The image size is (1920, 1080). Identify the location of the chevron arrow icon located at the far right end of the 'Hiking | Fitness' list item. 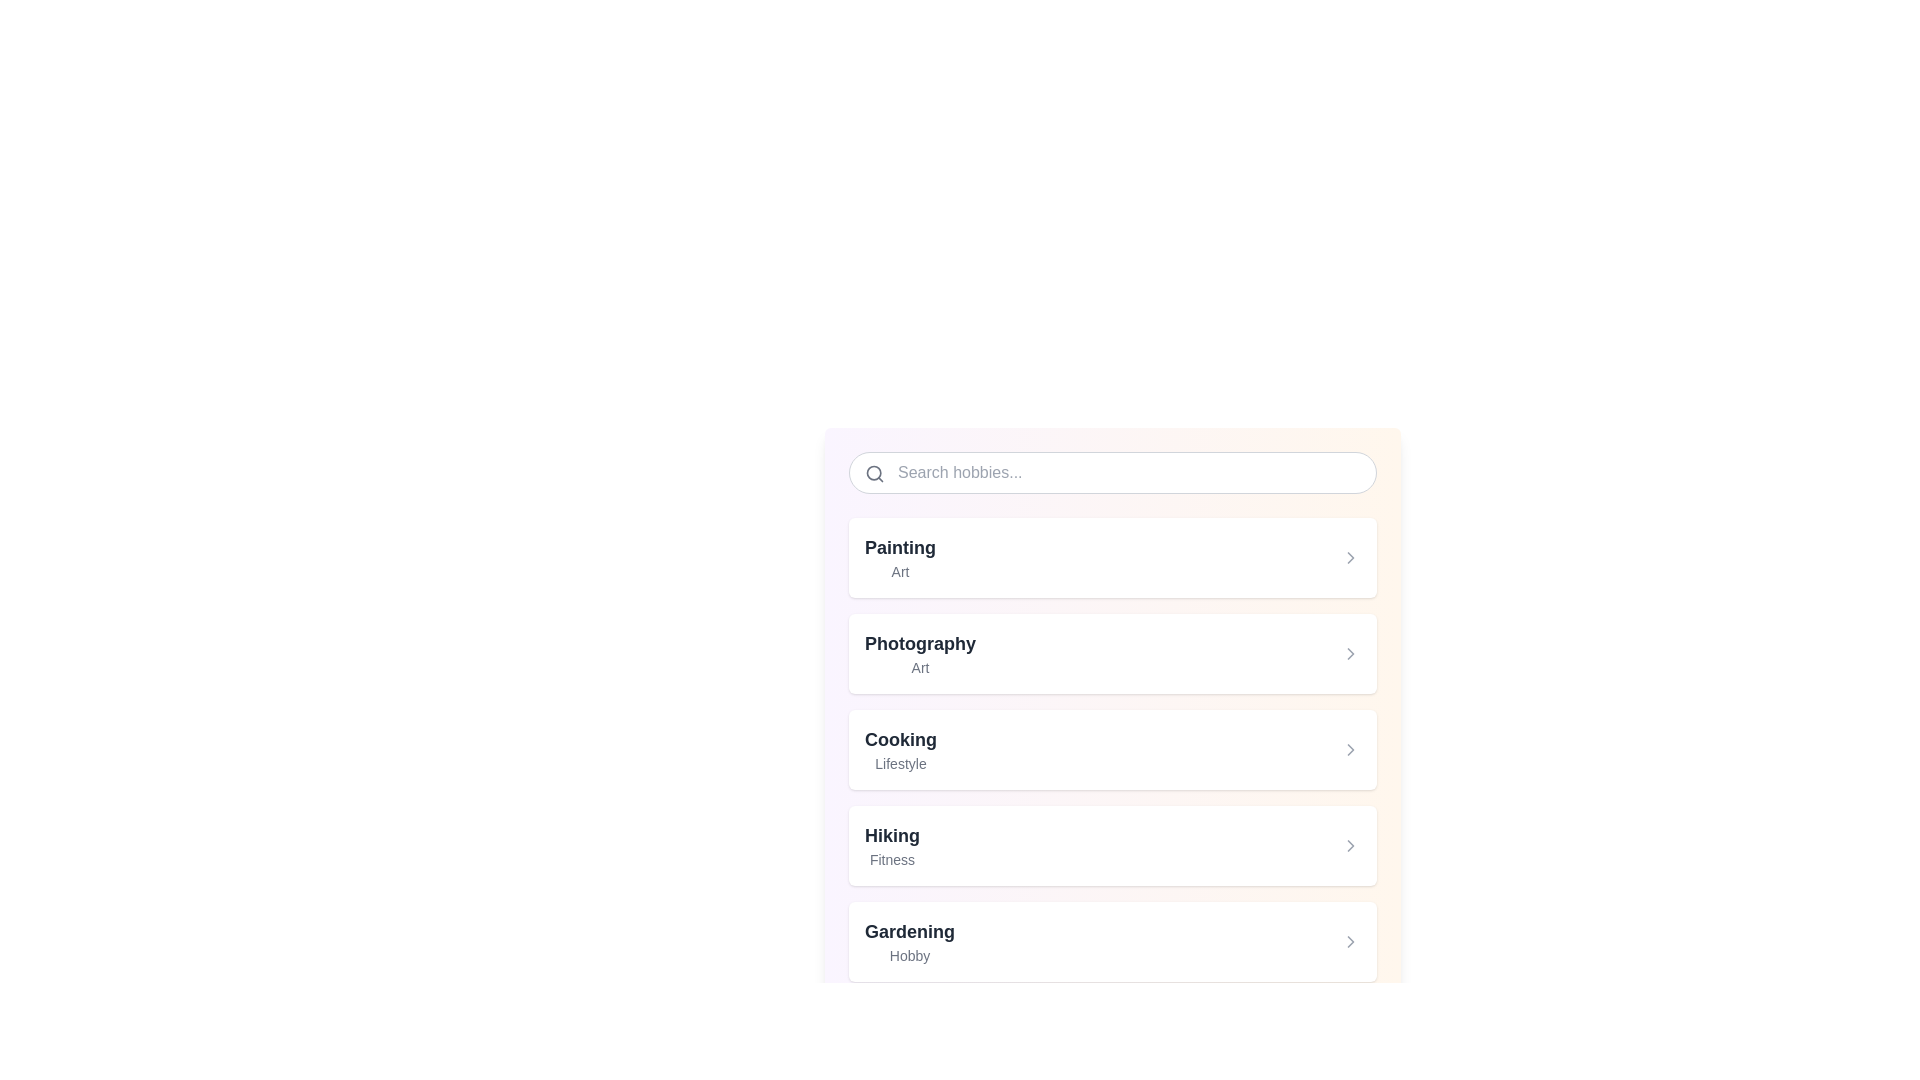
(1350, 845).